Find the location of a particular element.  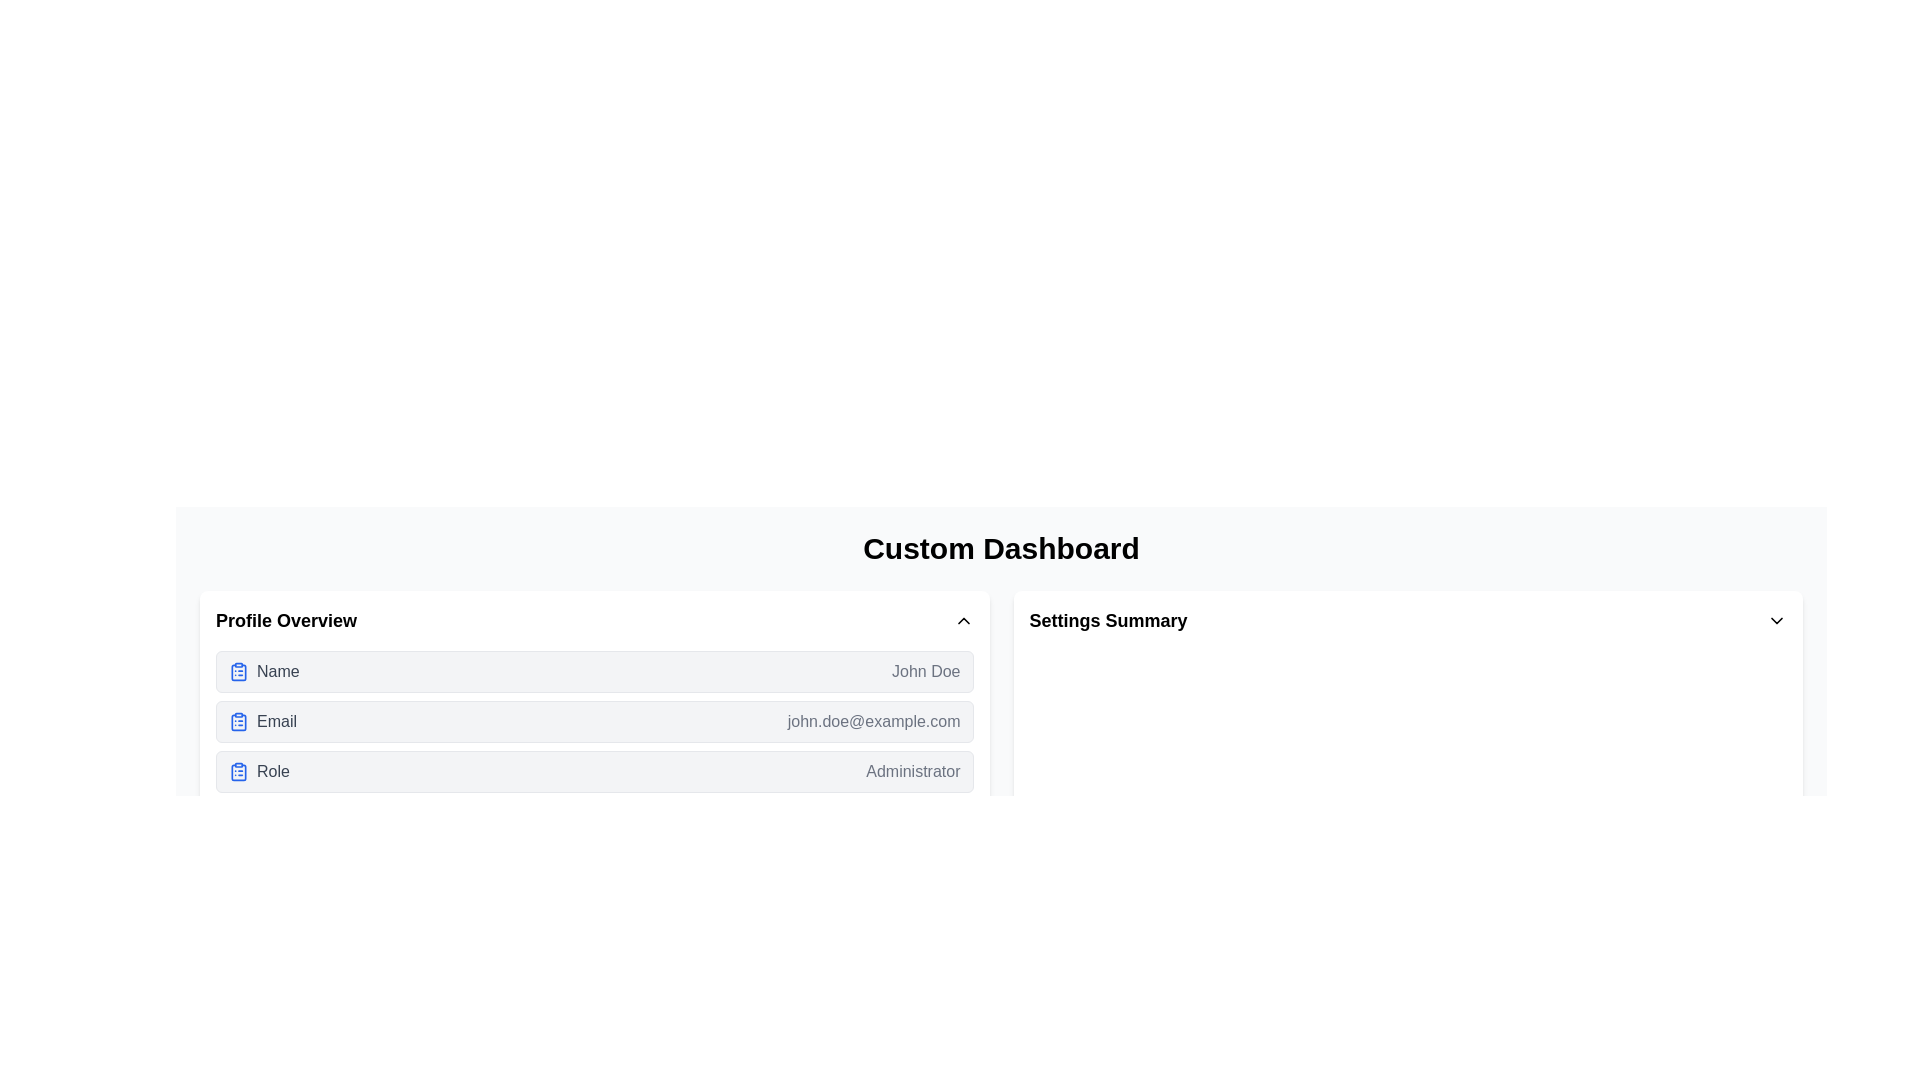

the 'Email' text label, which is styled in gray color and medium font weight, located in the 'Profile Overview' section, positioned between the 'Name' and 'Role' labels is located at coordinates (276, 721).